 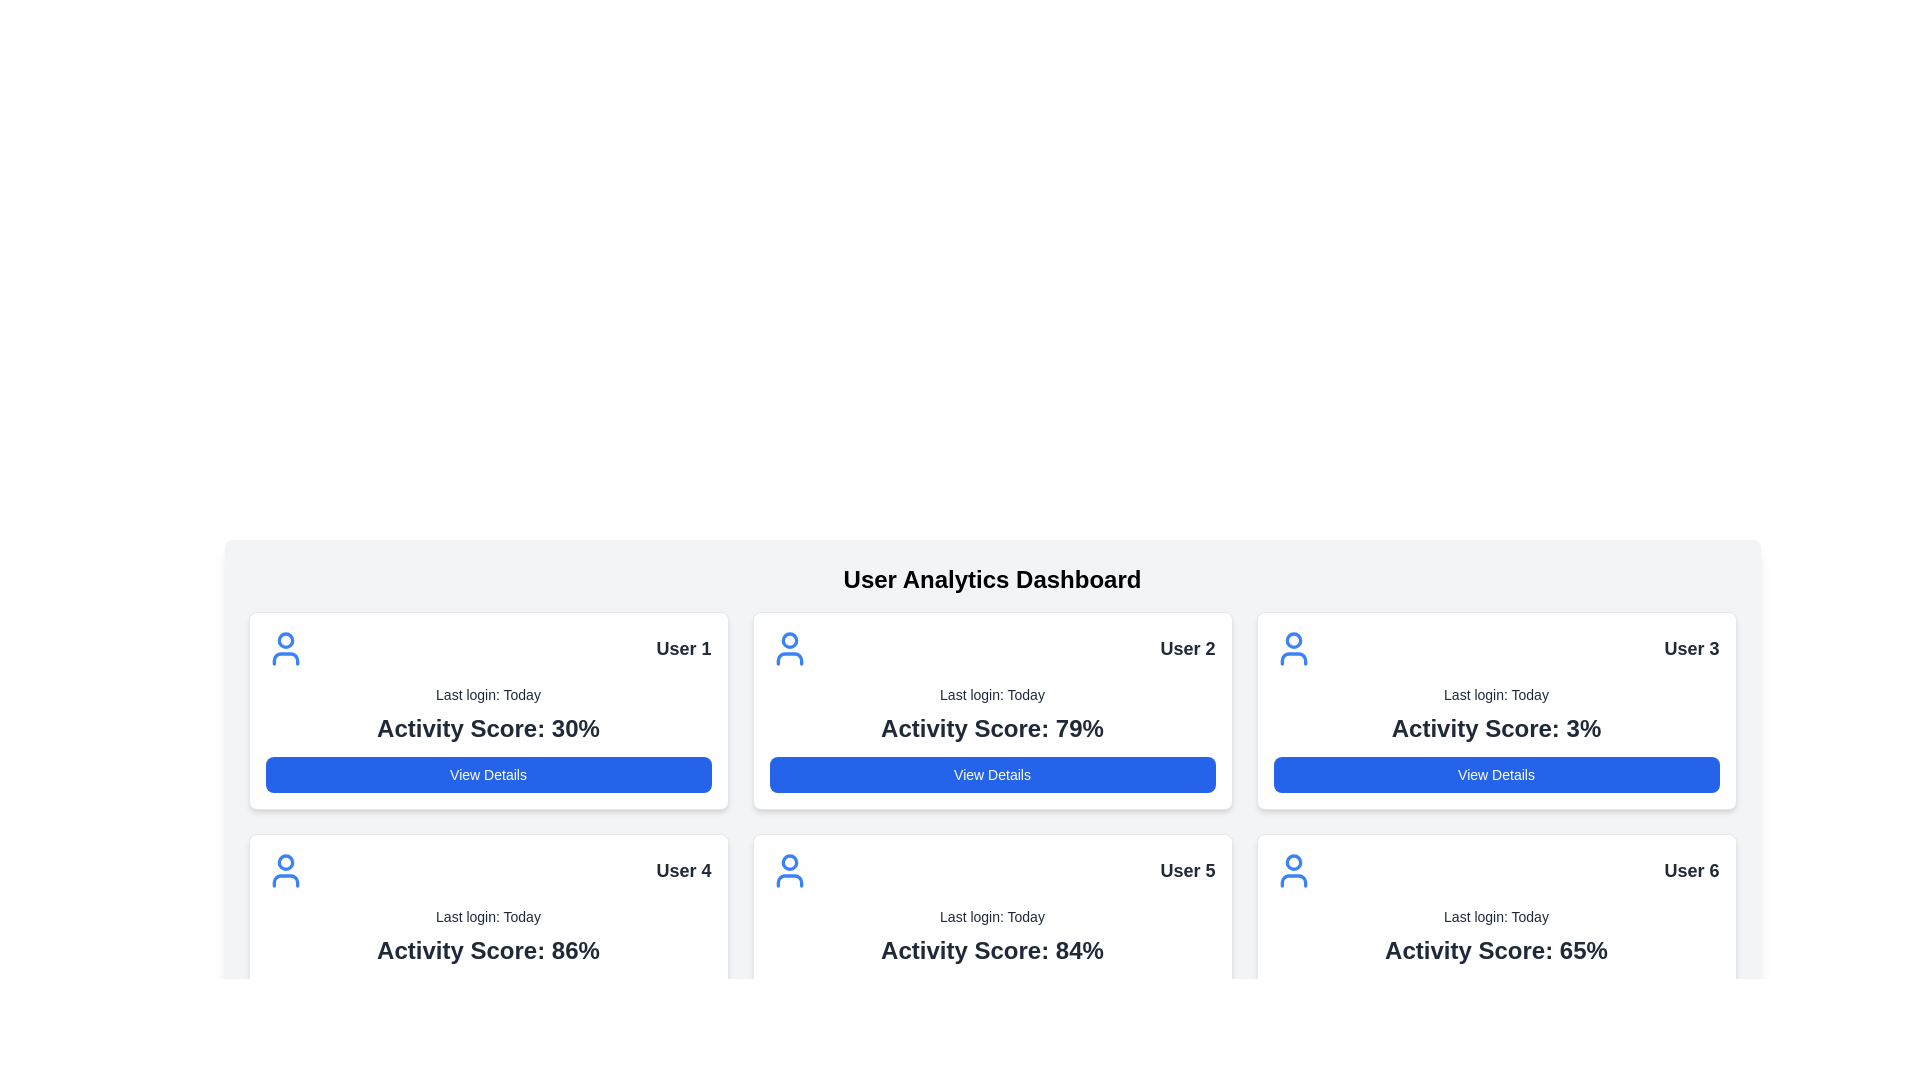 I want to click on the interactive button located at the bottom of the white card associated with 'User 1', so click(x=488, y=774).